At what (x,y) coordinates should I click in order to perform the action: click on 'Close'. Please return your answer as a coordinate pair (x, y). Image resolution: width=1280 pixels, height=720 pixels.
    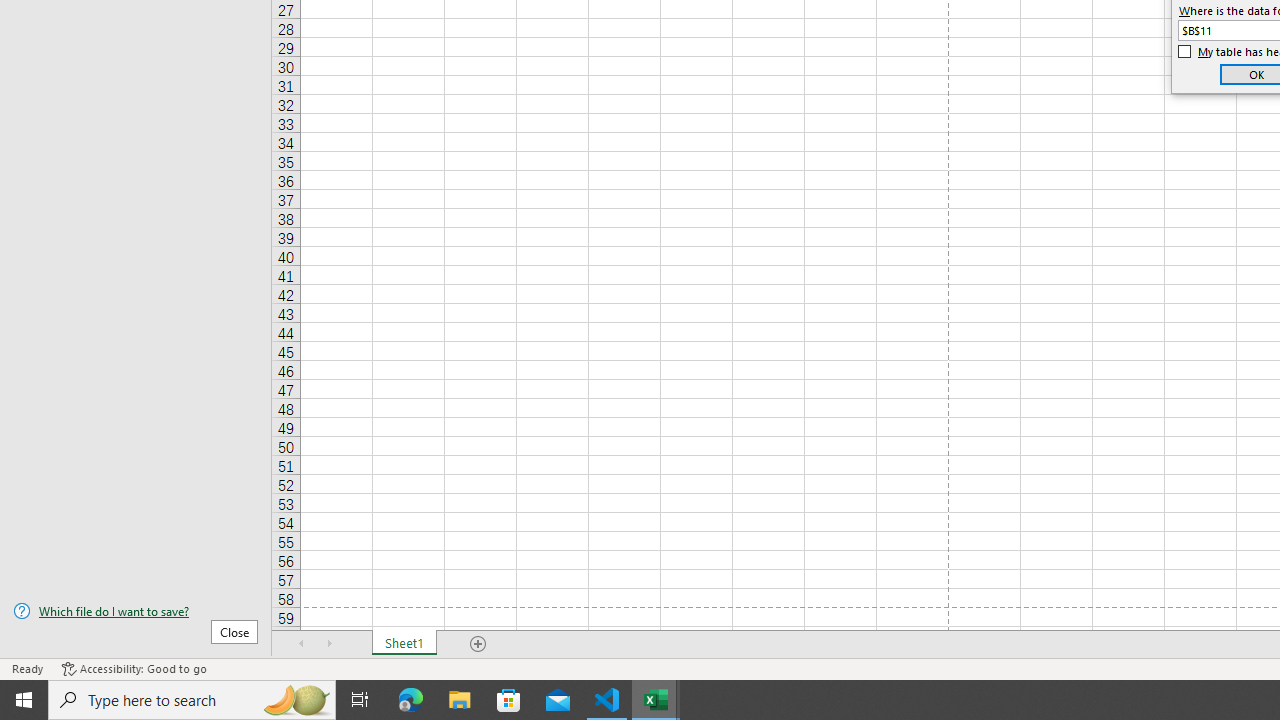
    Looking at the image, I should click on (234, 631).